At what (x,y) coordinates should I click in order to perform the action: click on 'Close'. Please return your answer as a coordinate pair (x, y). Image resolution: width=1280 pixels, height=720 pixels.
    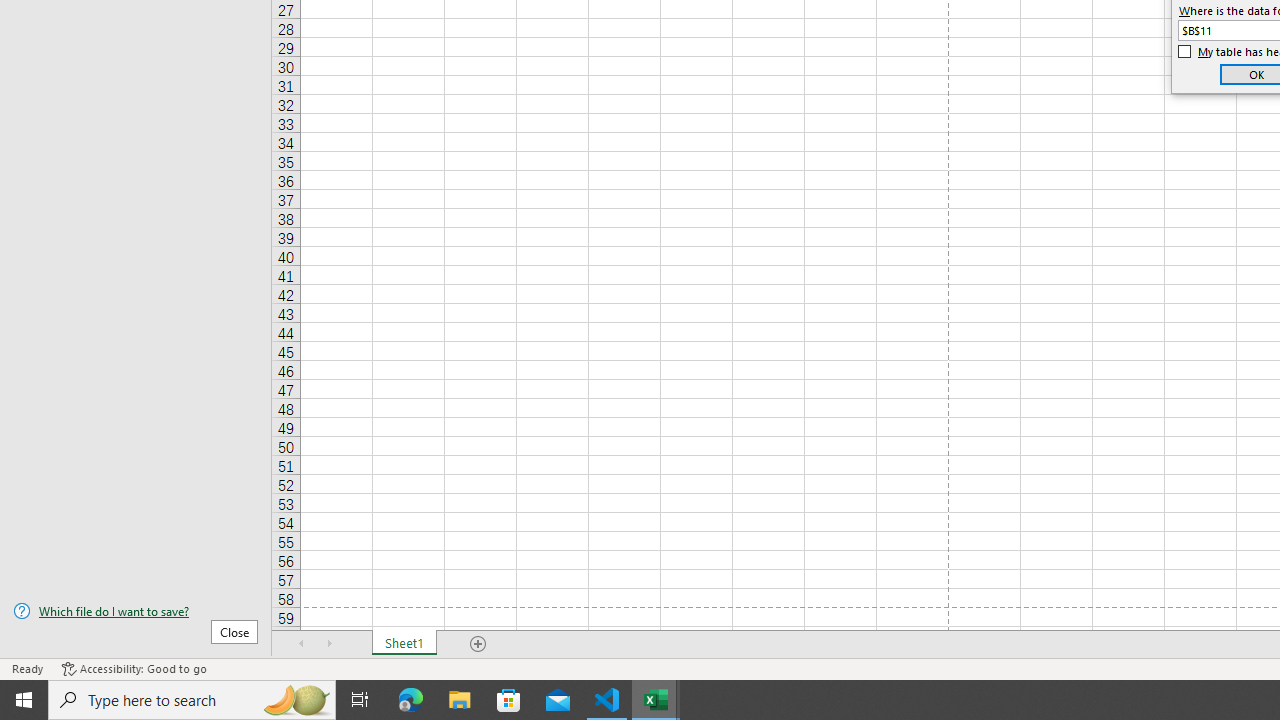
    Looking at the image, I should click on (234, 631).